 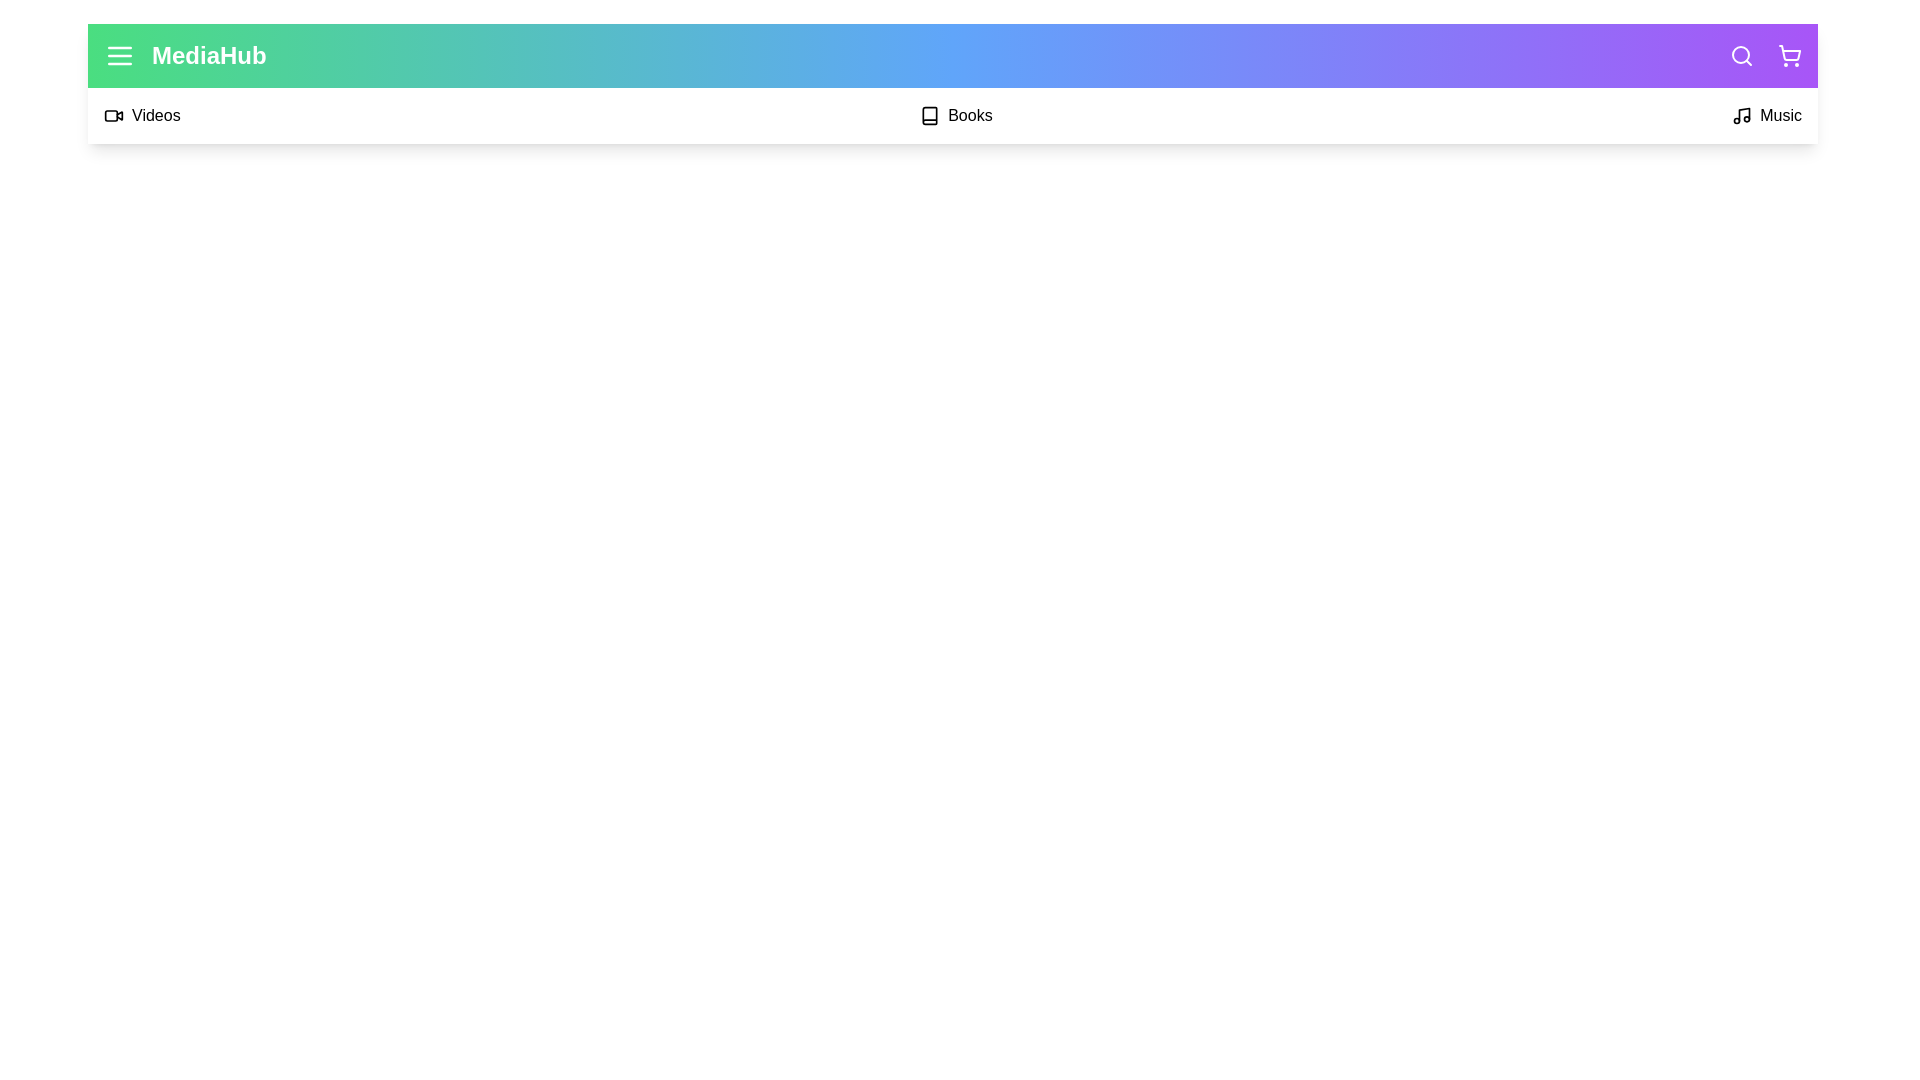 I want to click on the Books menu item to toggle the dropdown options, so click(x=954, y=115).